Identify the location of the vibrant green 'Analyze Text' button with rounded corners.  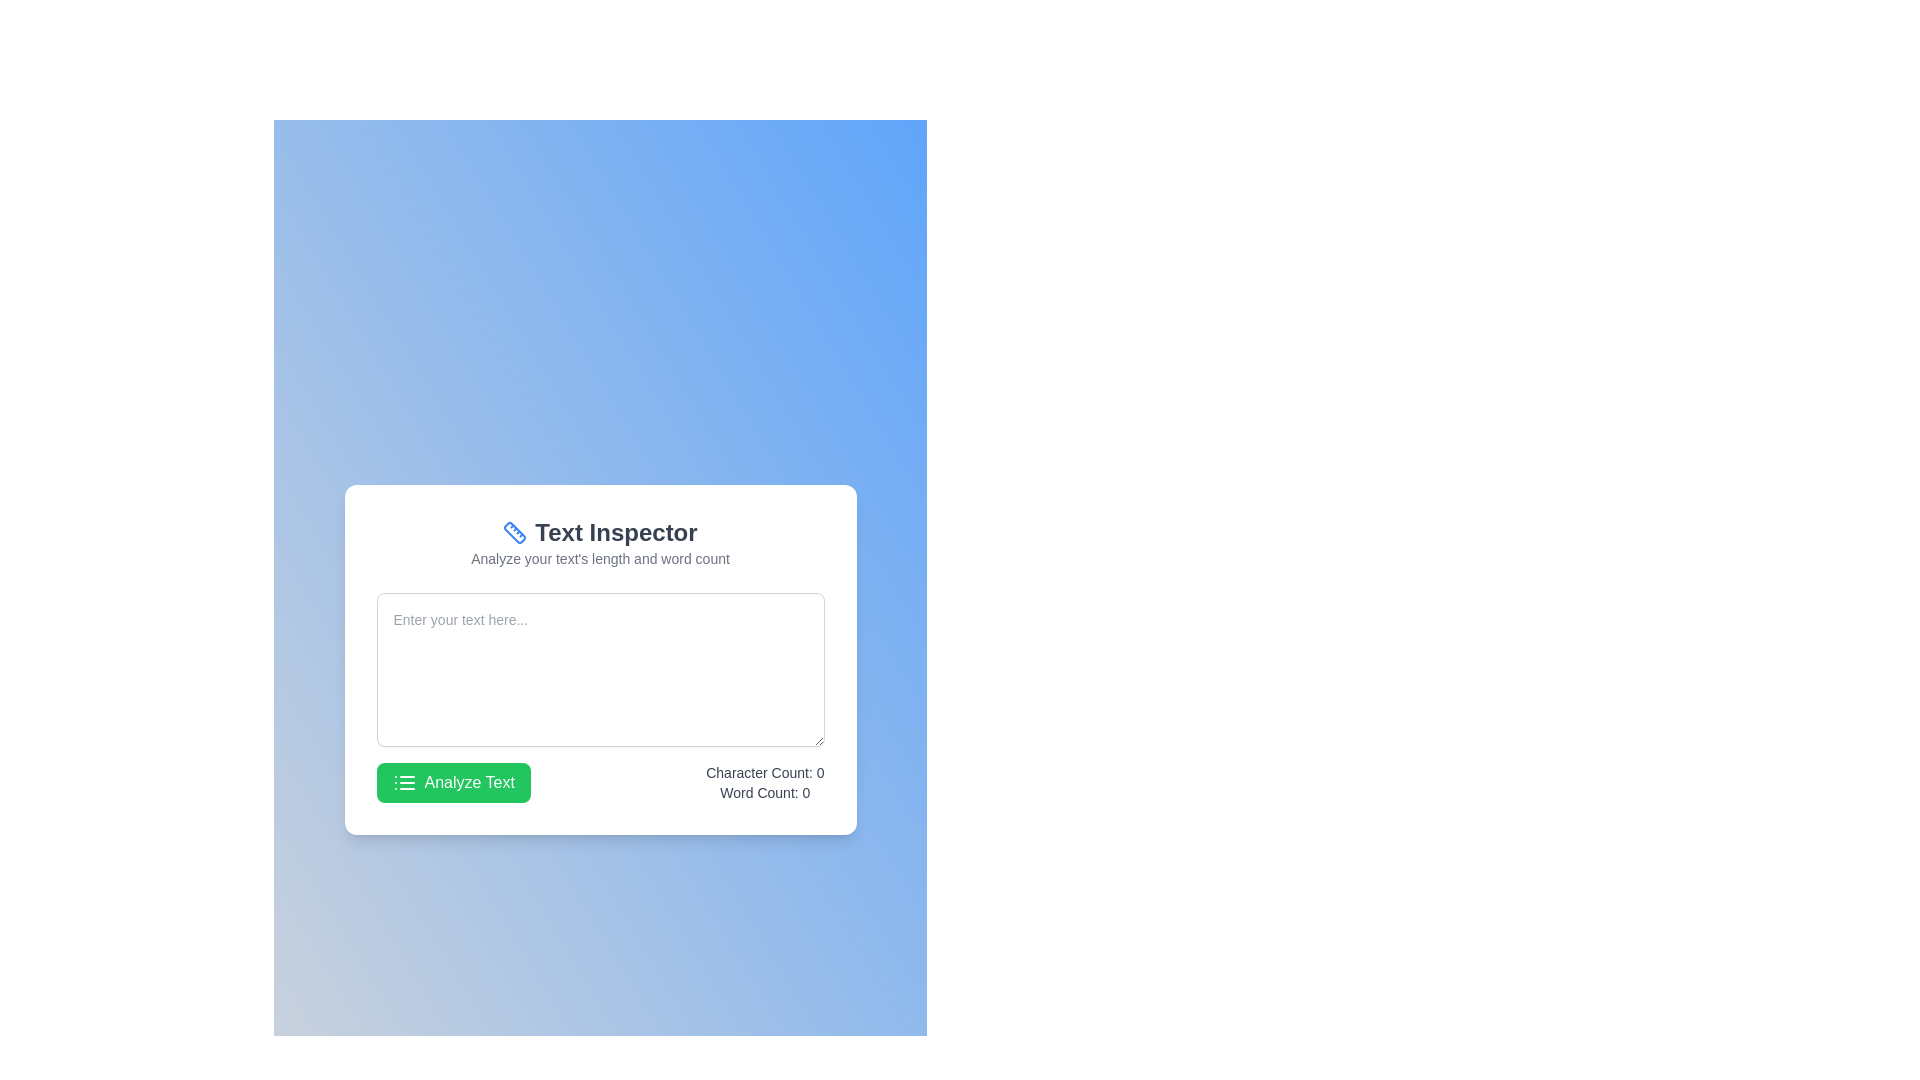
(452, 782).